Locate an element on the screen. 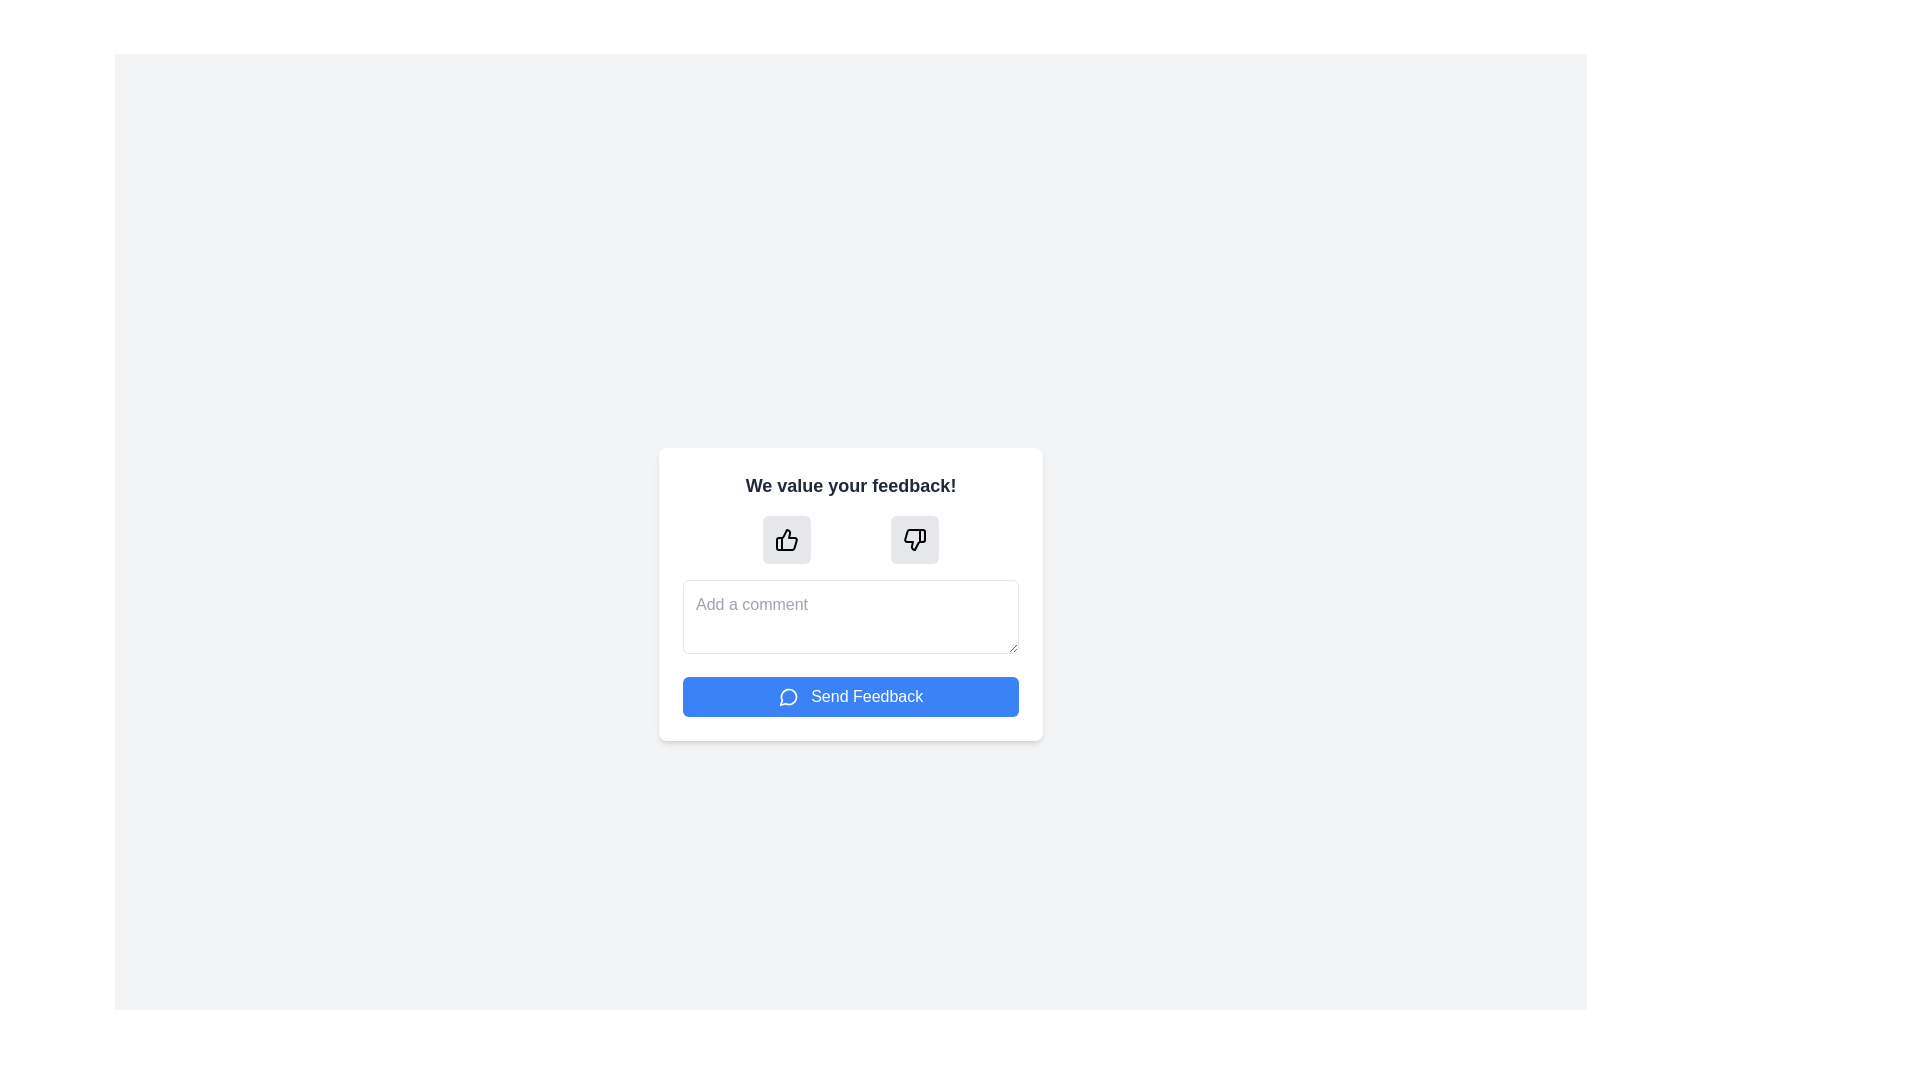  the thumbs-up icon in the feedback panel, which is positioned to the left of the thumbs-down icon and above the comment input box is located at coordinates (786, 538).